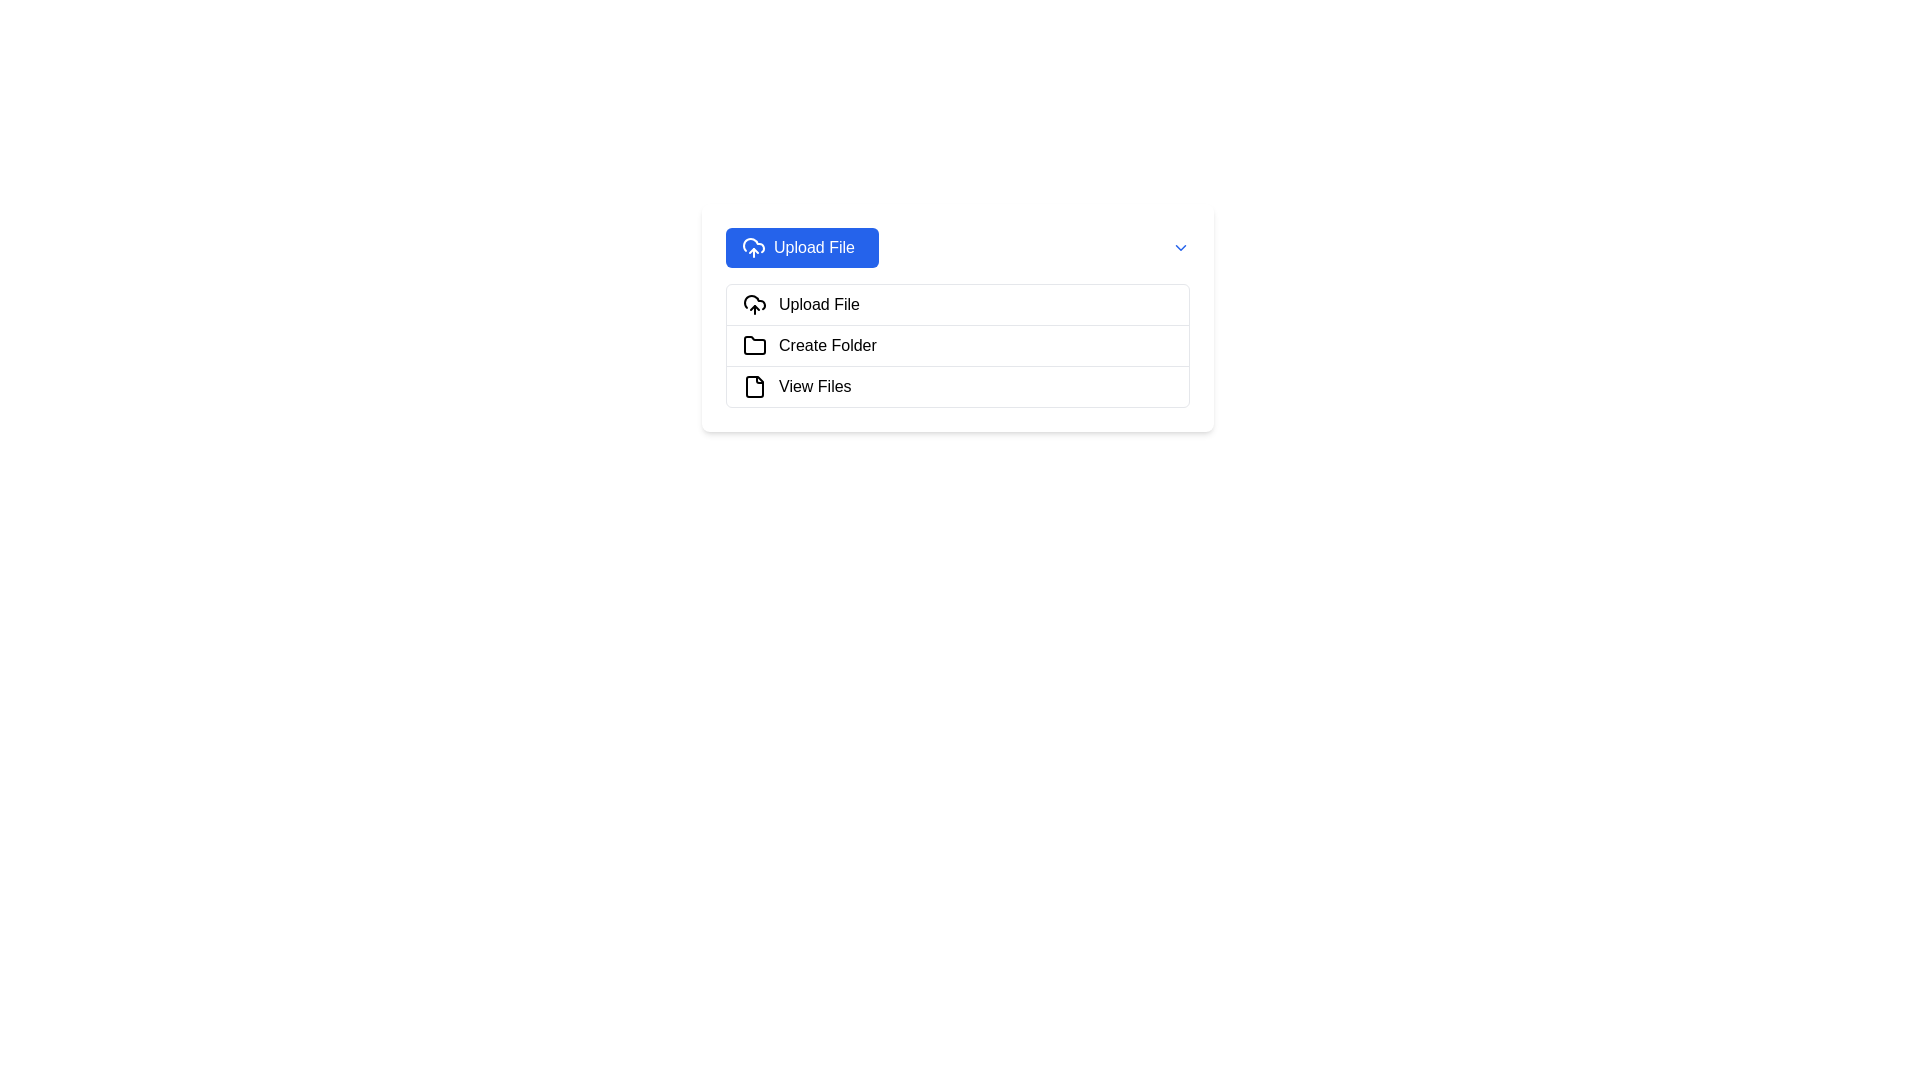 The image size is (1920, 1080). Describe the element at coordinates (752, 244) in the screenshot. I see `the lower curve of the cloud upload icon, which symbolizes file uploading functionality` at that location.